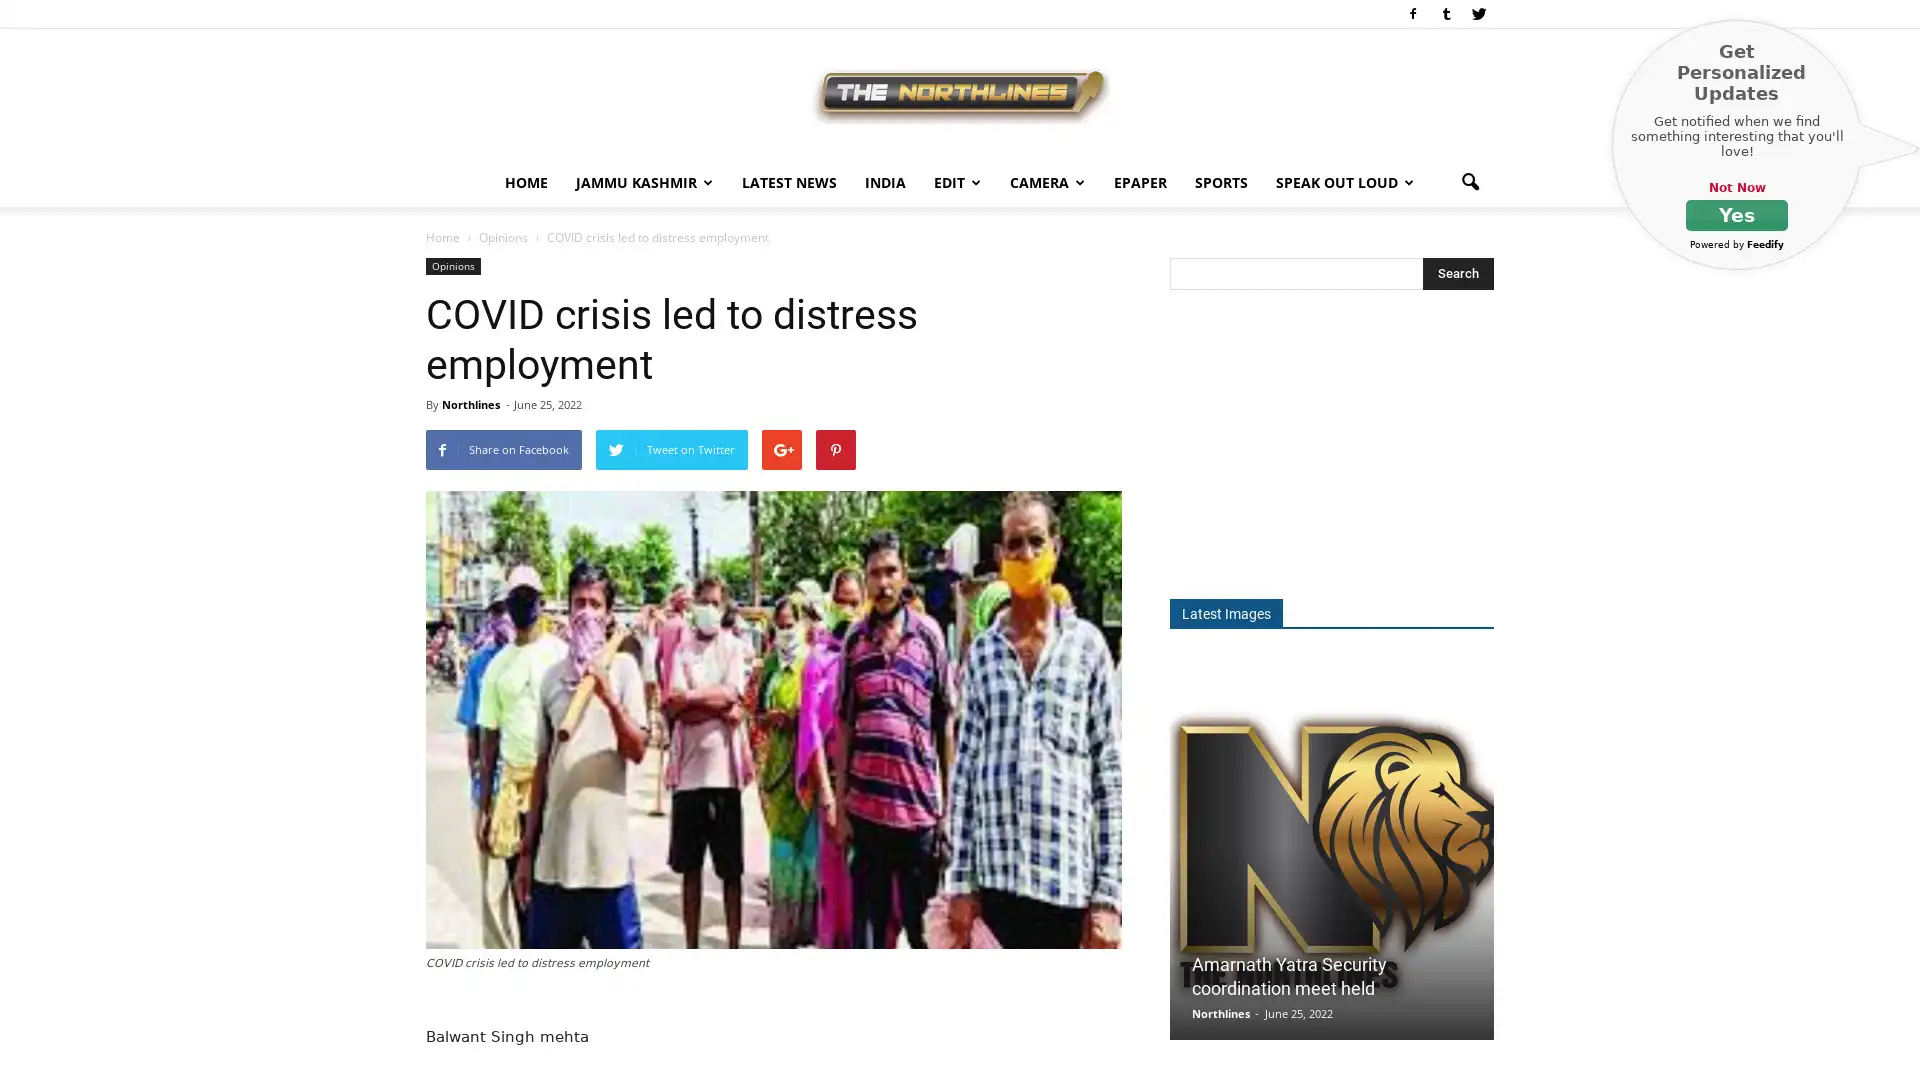 This screenshot has width=1920, height=1080. What do you see at coordinates (1735, 188) in the screenshot?
I see `Not Now` at bounding box center [1735, 188].